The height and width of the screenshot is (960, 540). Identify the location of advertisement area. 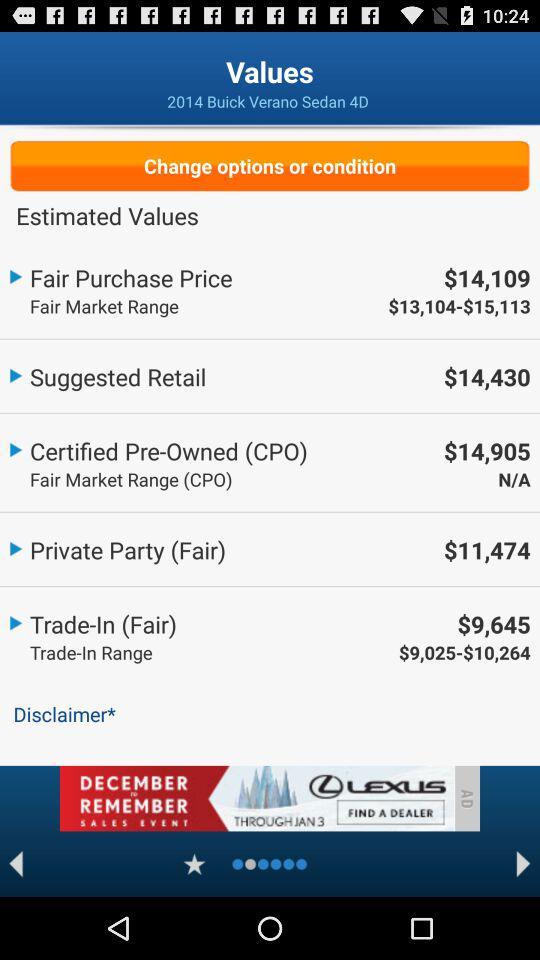
(256, 798).